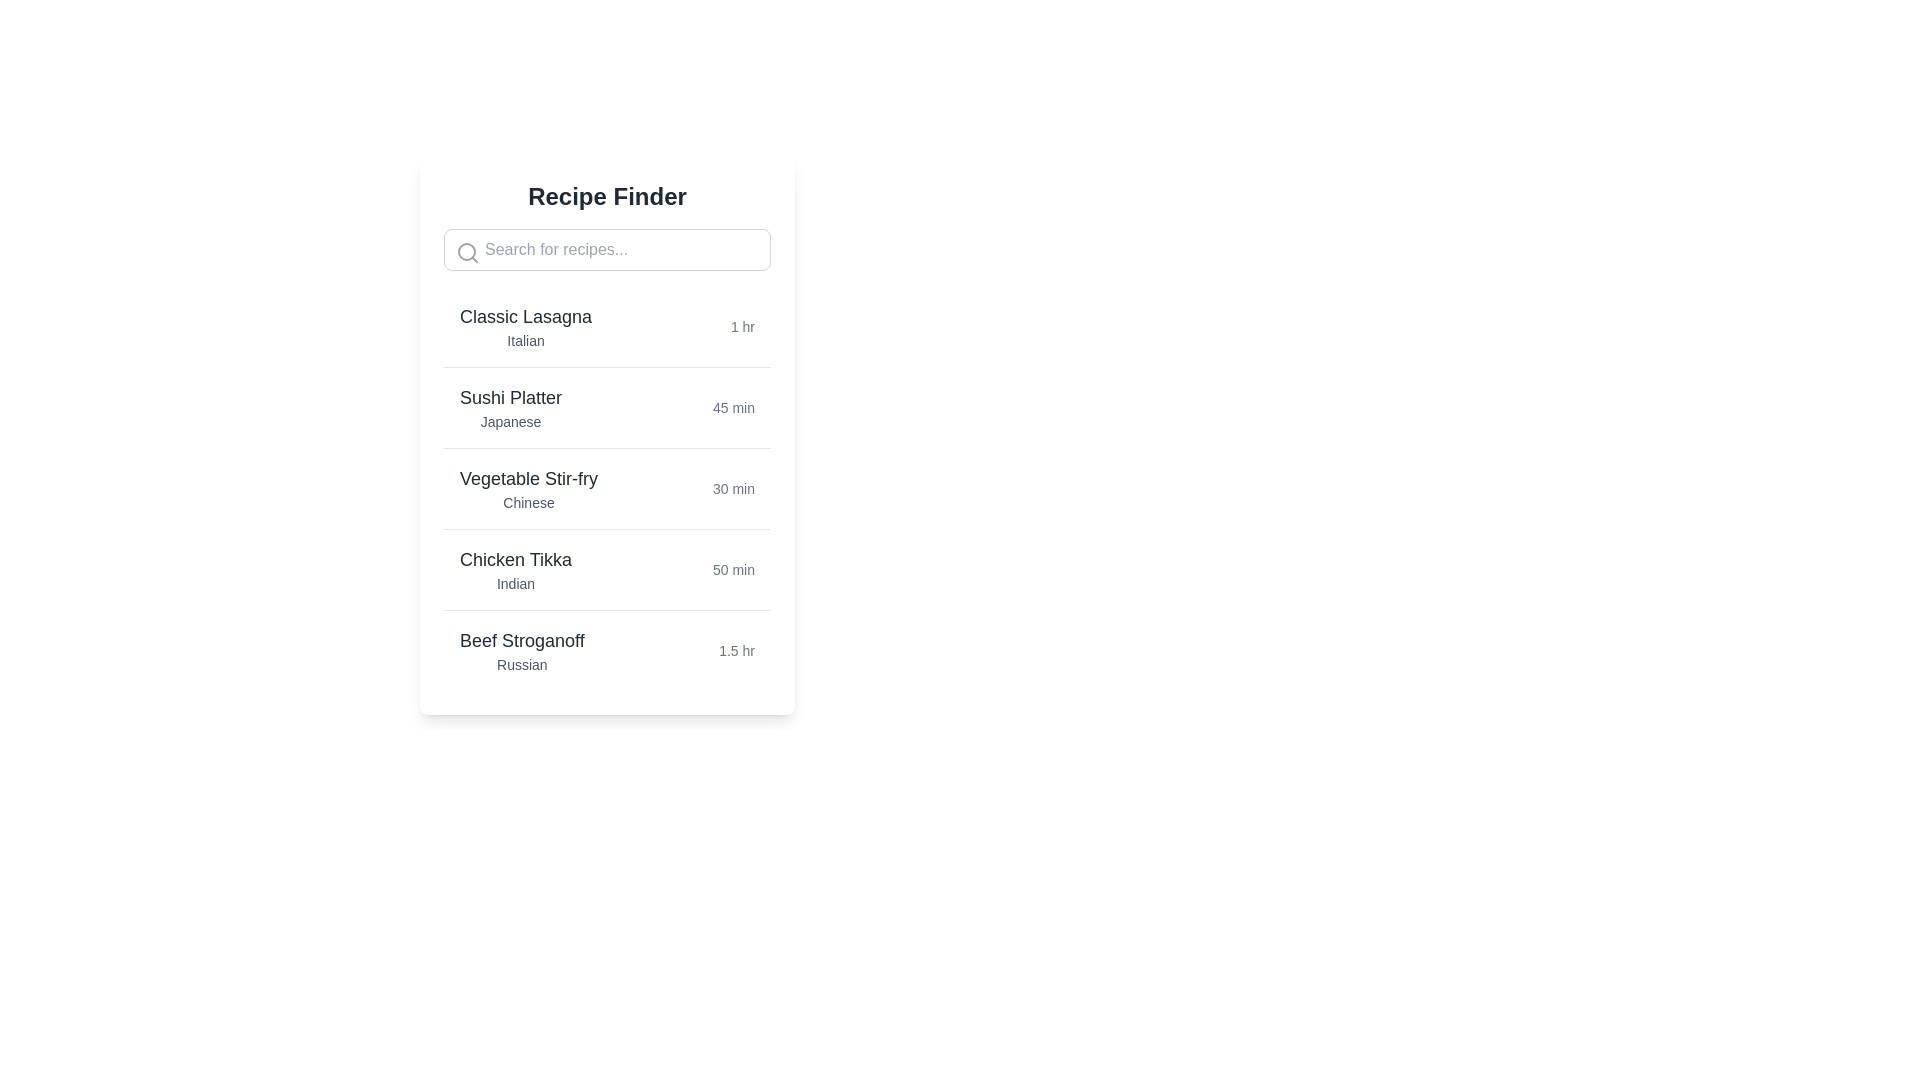  What do you see at coordinates (522, 664) in the screenshot?
I see `the 'Russian' text label, which is a smaller, gray label located directly beneath the 'Beef Stroganoff' label` at bounding box center [522, 664].